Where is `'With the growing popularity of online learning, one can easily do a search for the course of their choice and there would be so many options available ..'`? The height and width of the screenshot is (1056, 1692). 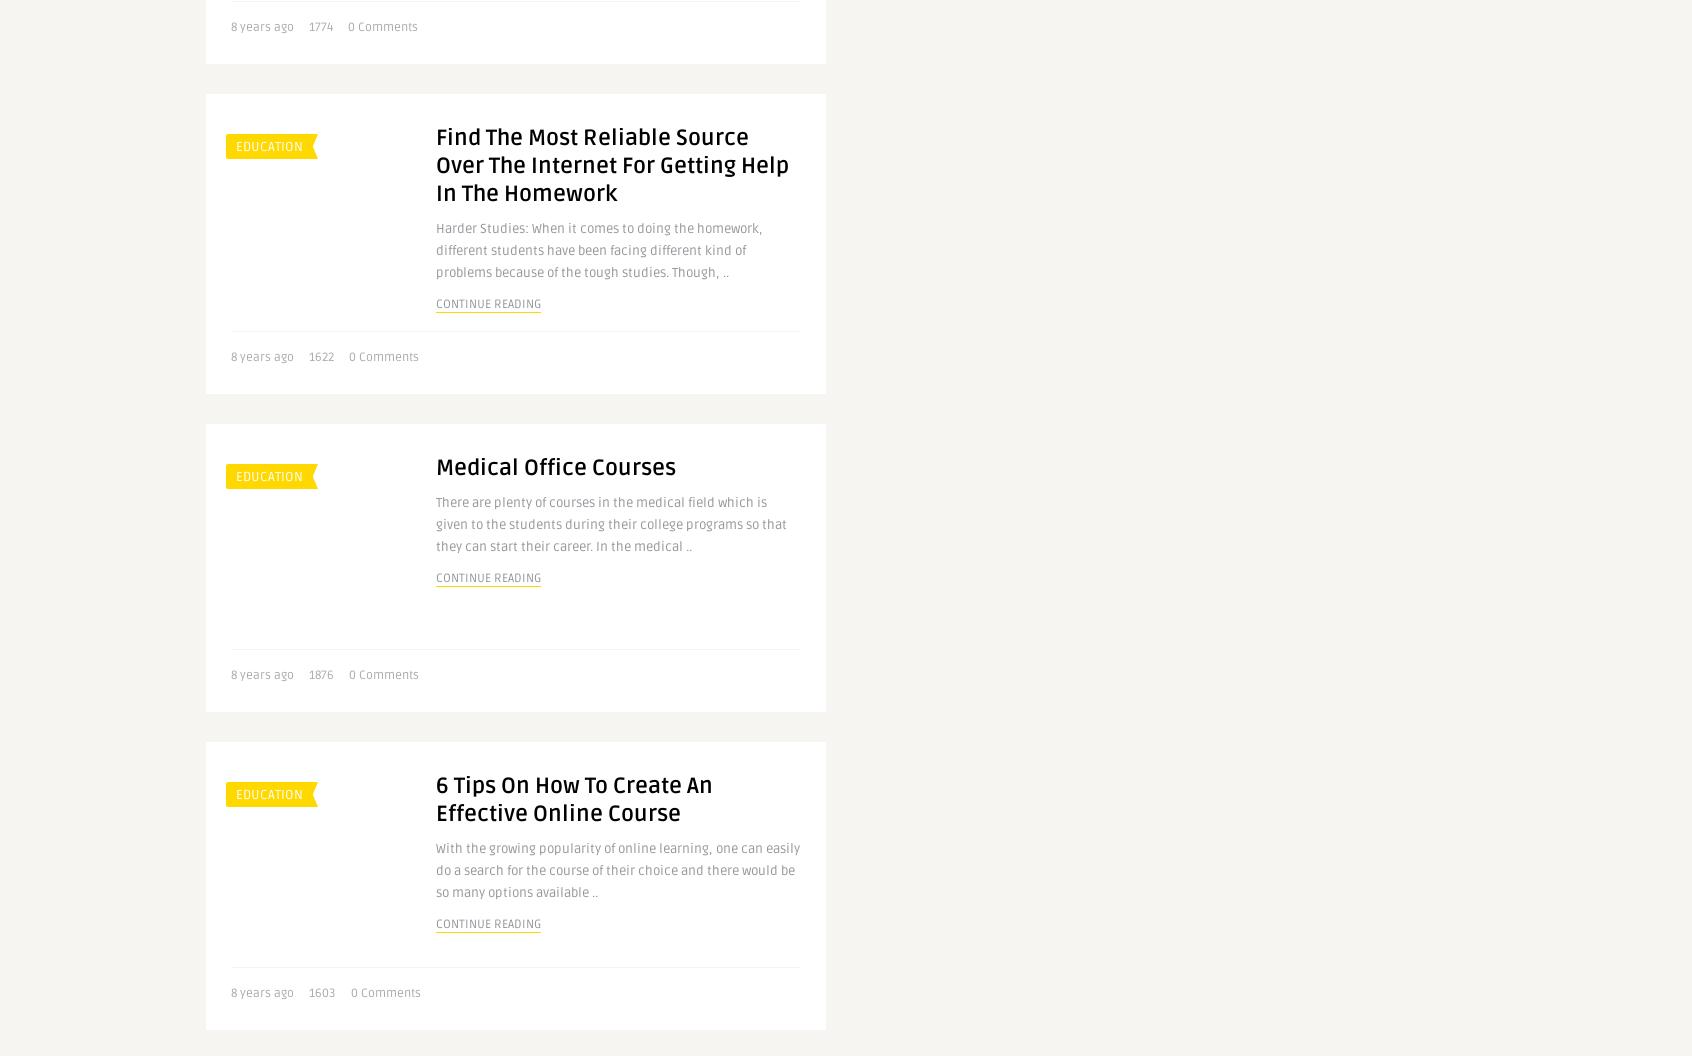
'With the growing popularity of online learning, one can easily do a search for the course of their choice and there would be so many options available ..' is located at coordinates (435, 869).